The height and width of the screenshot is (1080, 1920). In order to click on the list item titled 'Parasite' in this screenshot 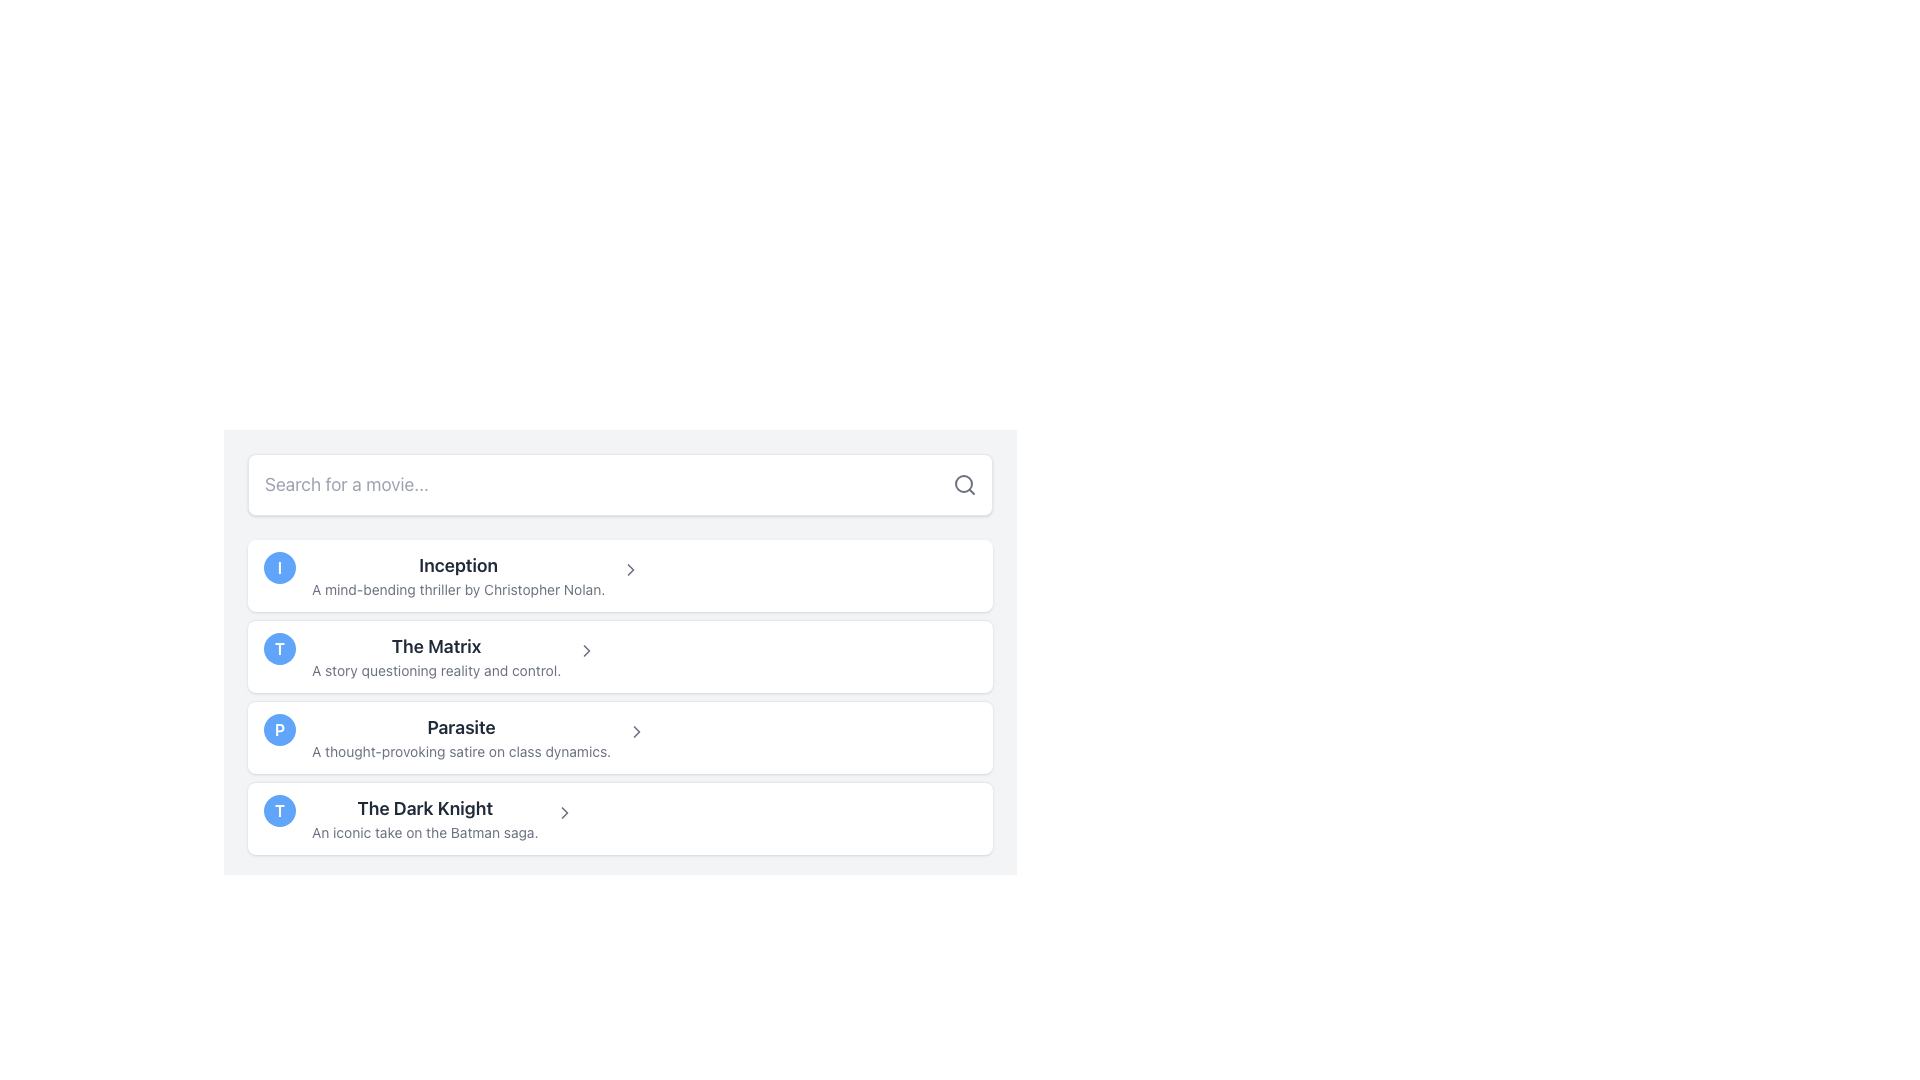, I will do `click(619, 737)`.